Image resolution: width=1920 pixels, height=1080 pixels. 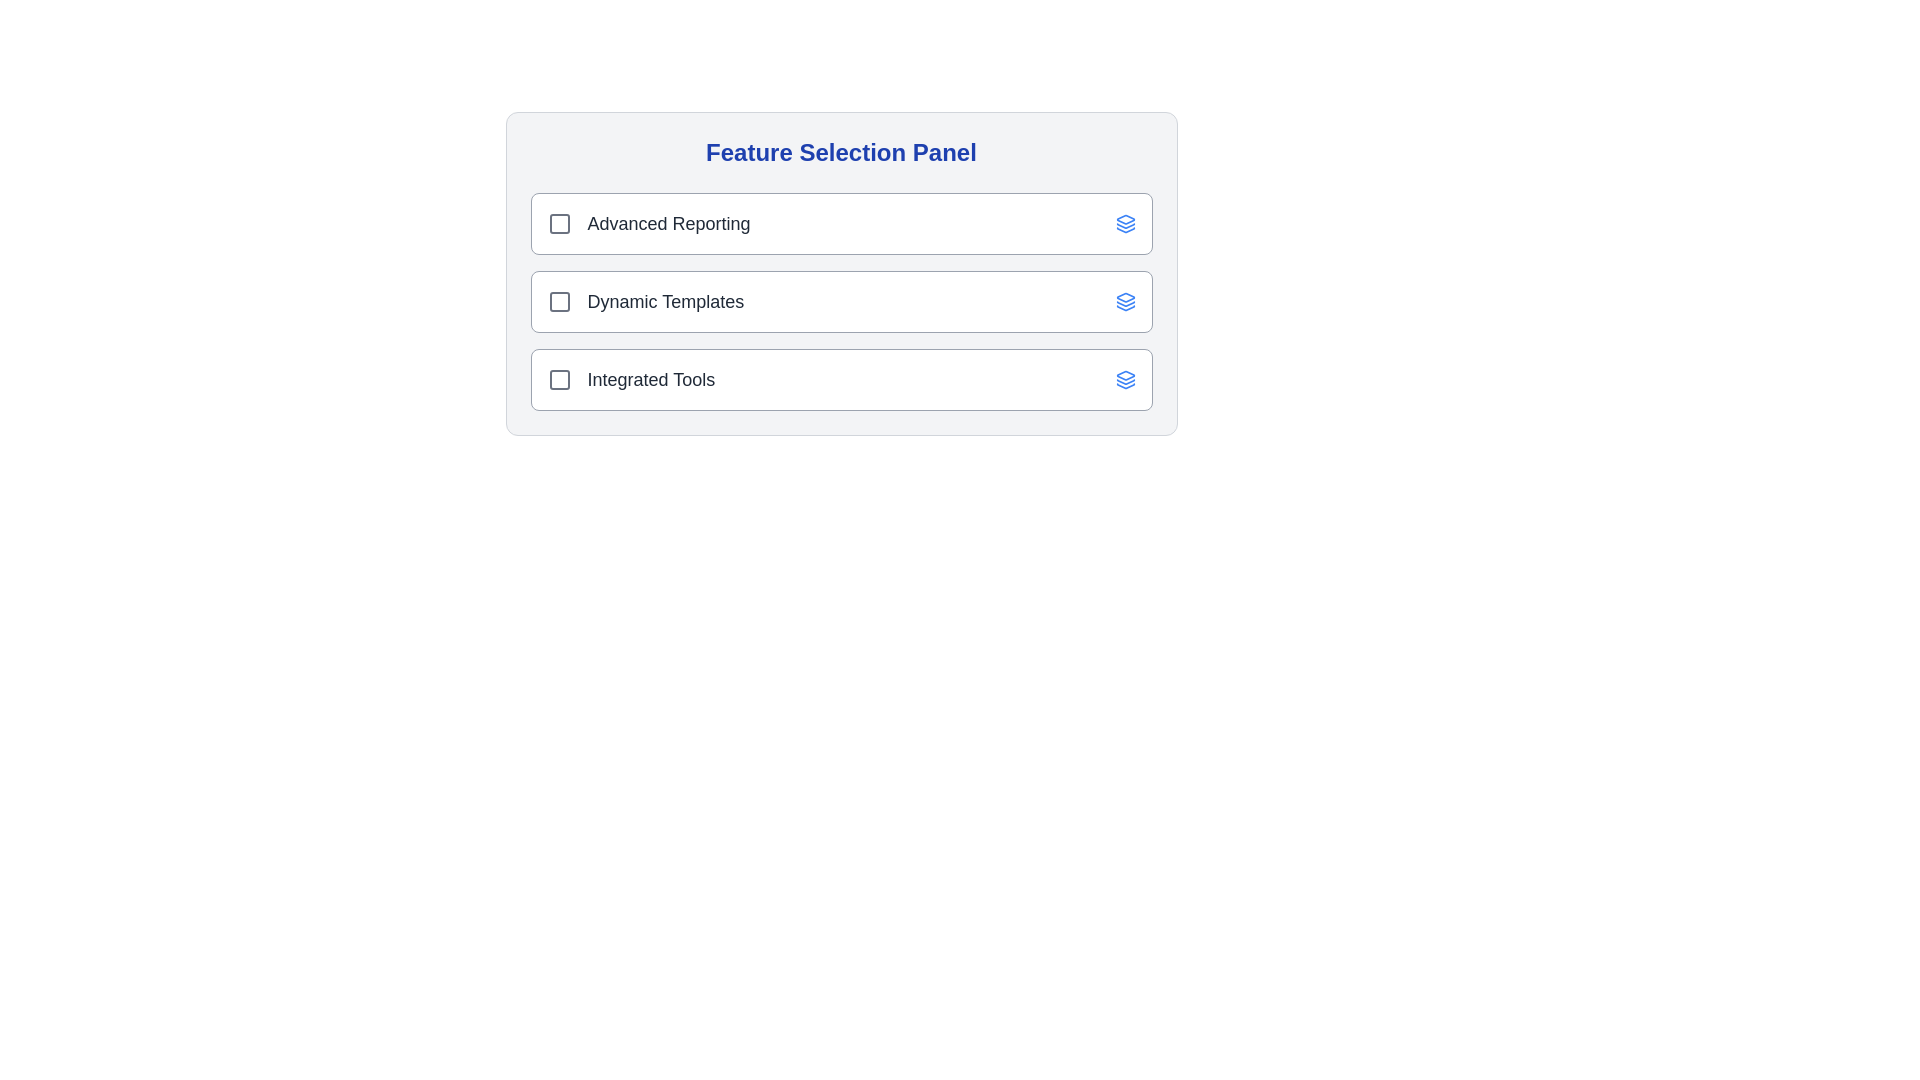 I want to click on the 'Integrated Tools' text label located in the third row of the 'Feature Selection Panel', which is displayed in a bold font style and medium gray color, so click(x=651, y=380).